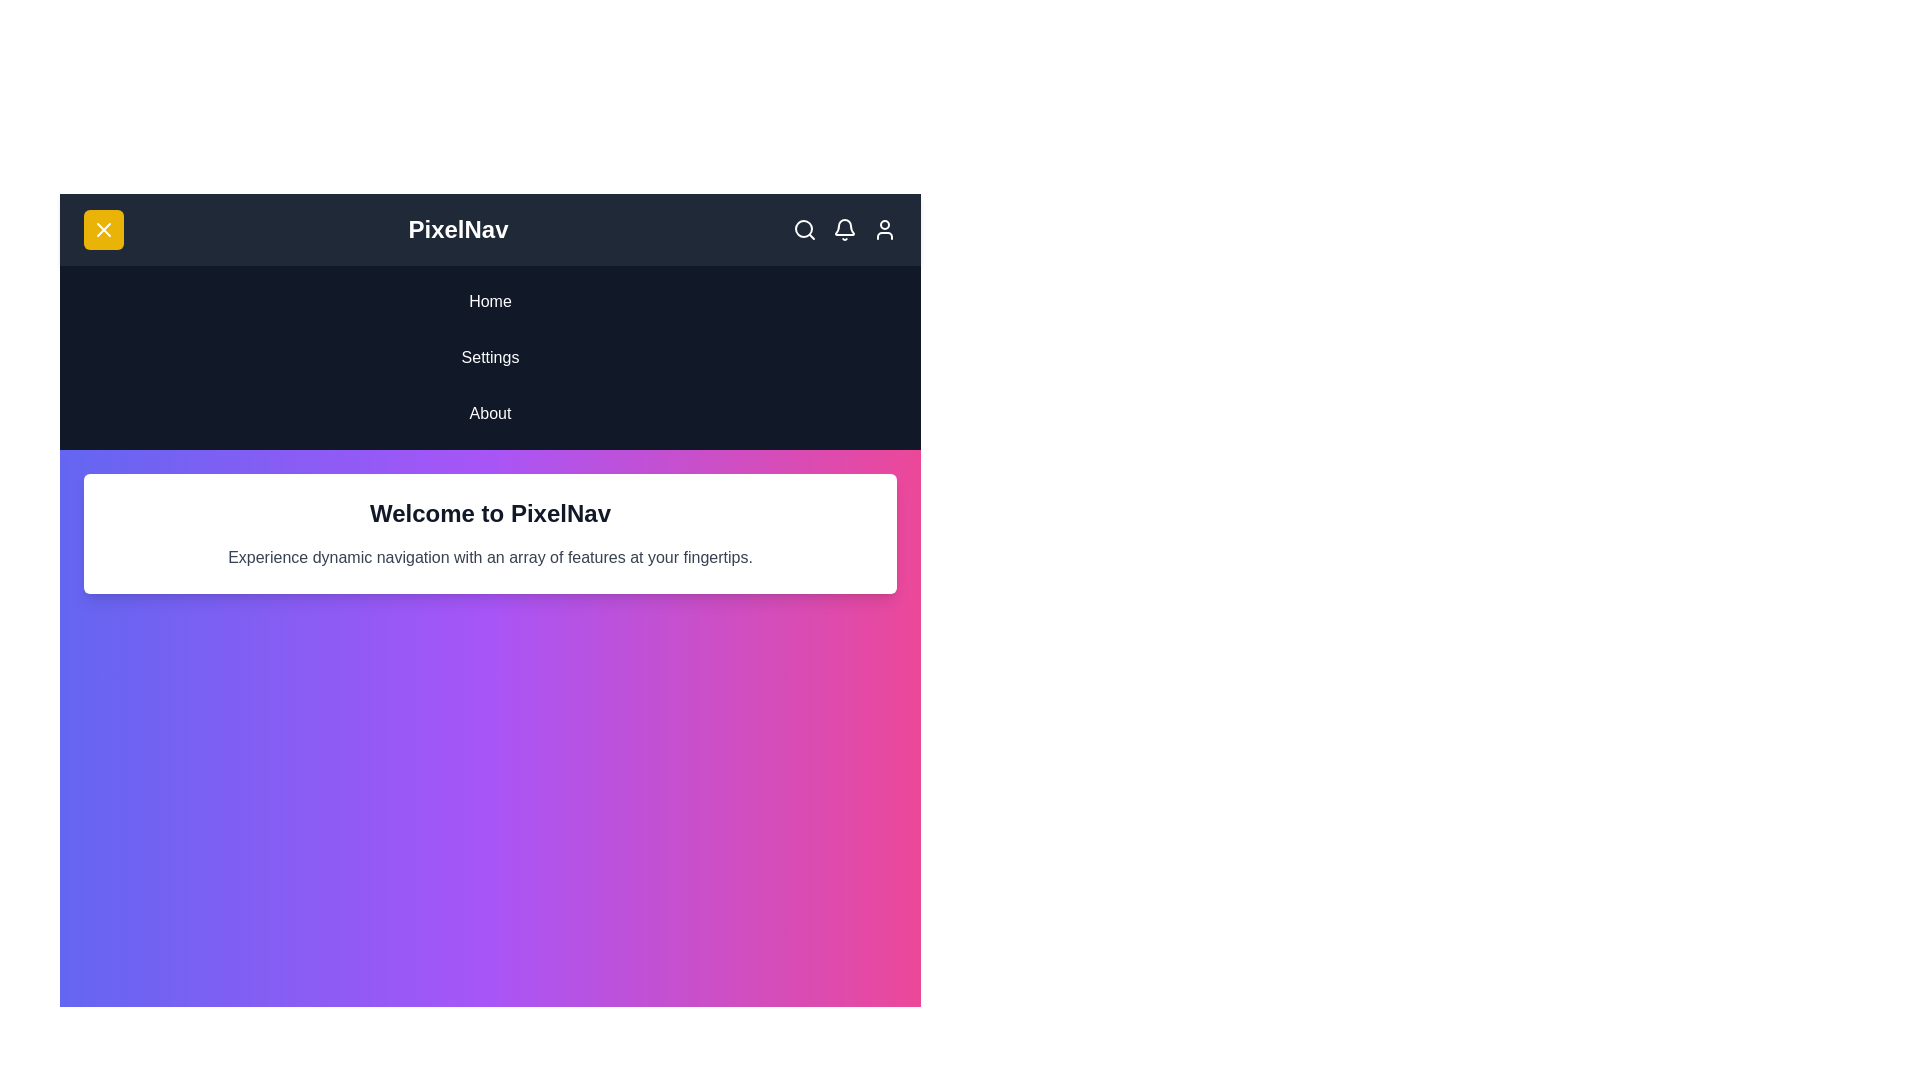  What do you see at coordinates (805, 229) in the screenshot?
I see `the interactive elements: search_icon` at bounding box center [805, 229].